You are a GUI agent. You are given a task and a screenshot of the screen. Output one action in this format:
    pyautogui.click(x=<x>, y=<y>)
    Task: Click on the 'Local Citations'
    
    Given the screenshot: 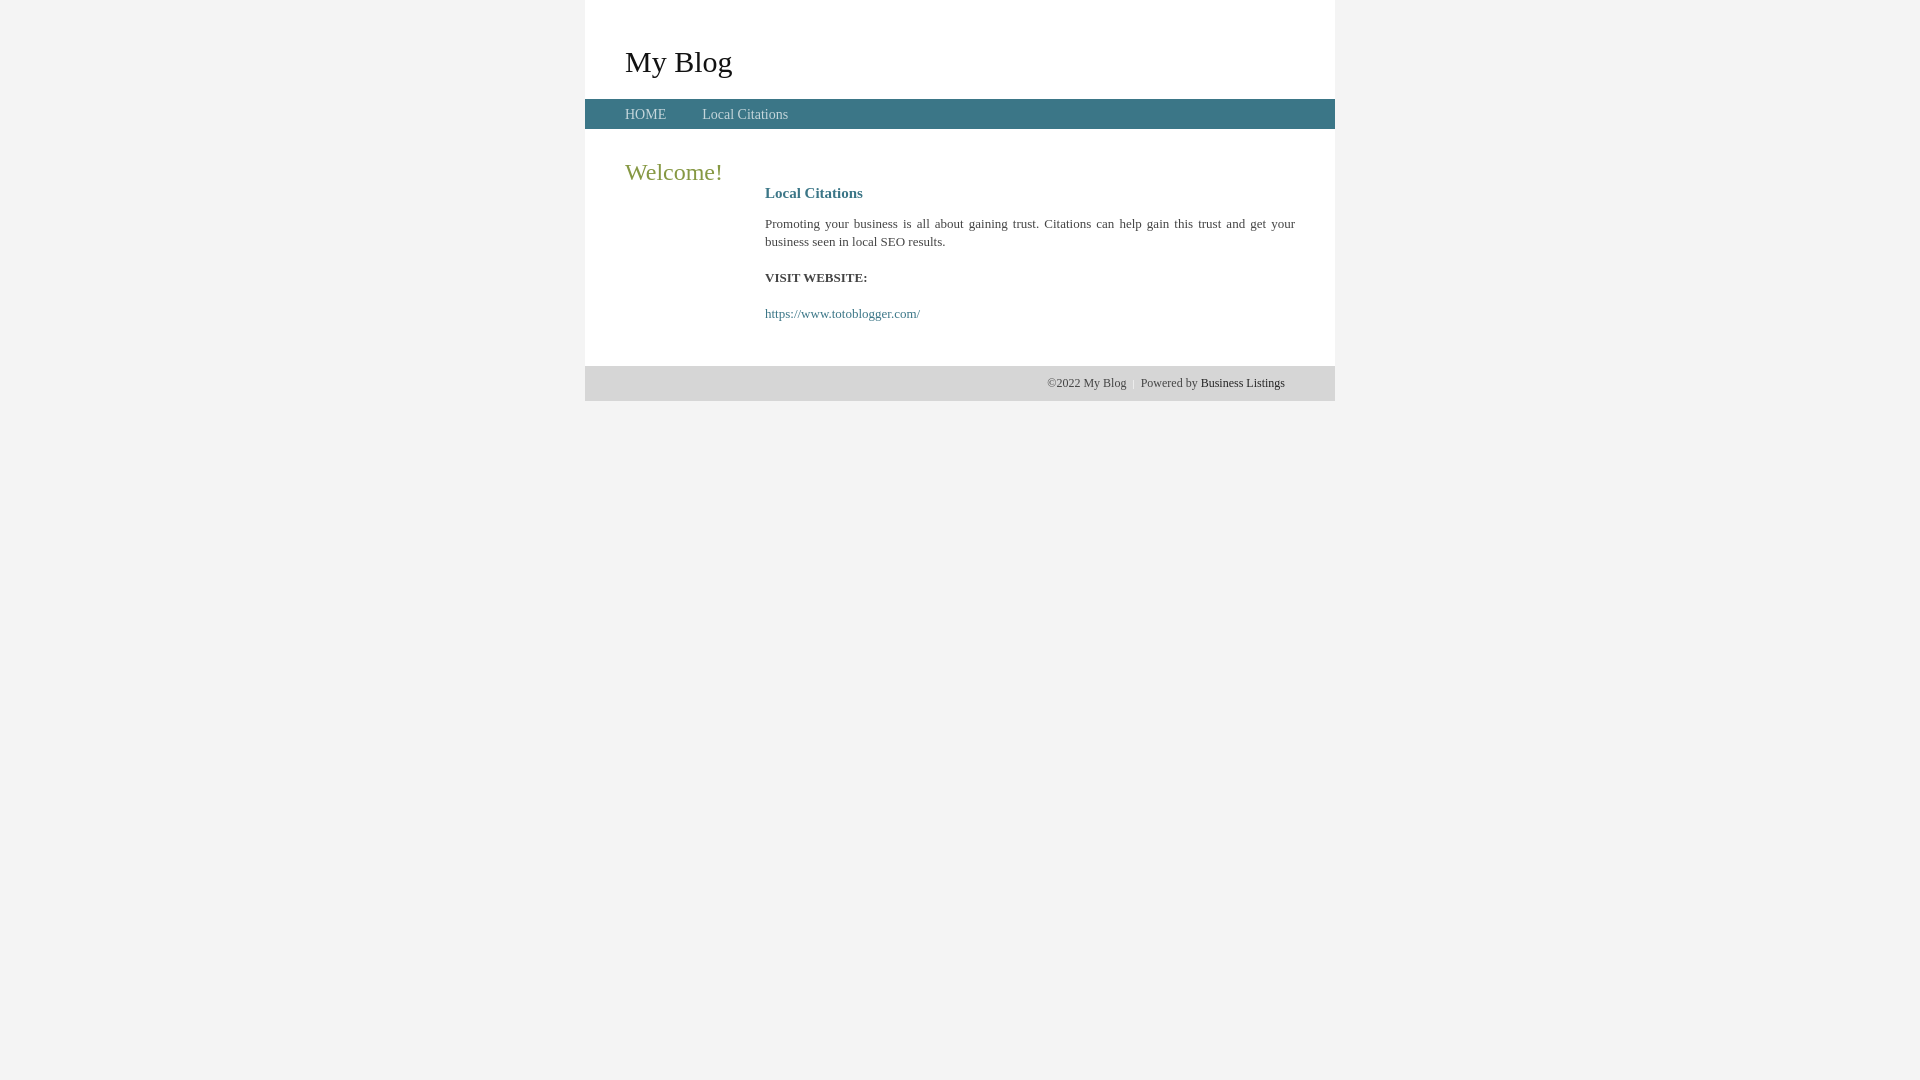 What is the action you would take?
    pyautogui.click(x=743, y=114)
    